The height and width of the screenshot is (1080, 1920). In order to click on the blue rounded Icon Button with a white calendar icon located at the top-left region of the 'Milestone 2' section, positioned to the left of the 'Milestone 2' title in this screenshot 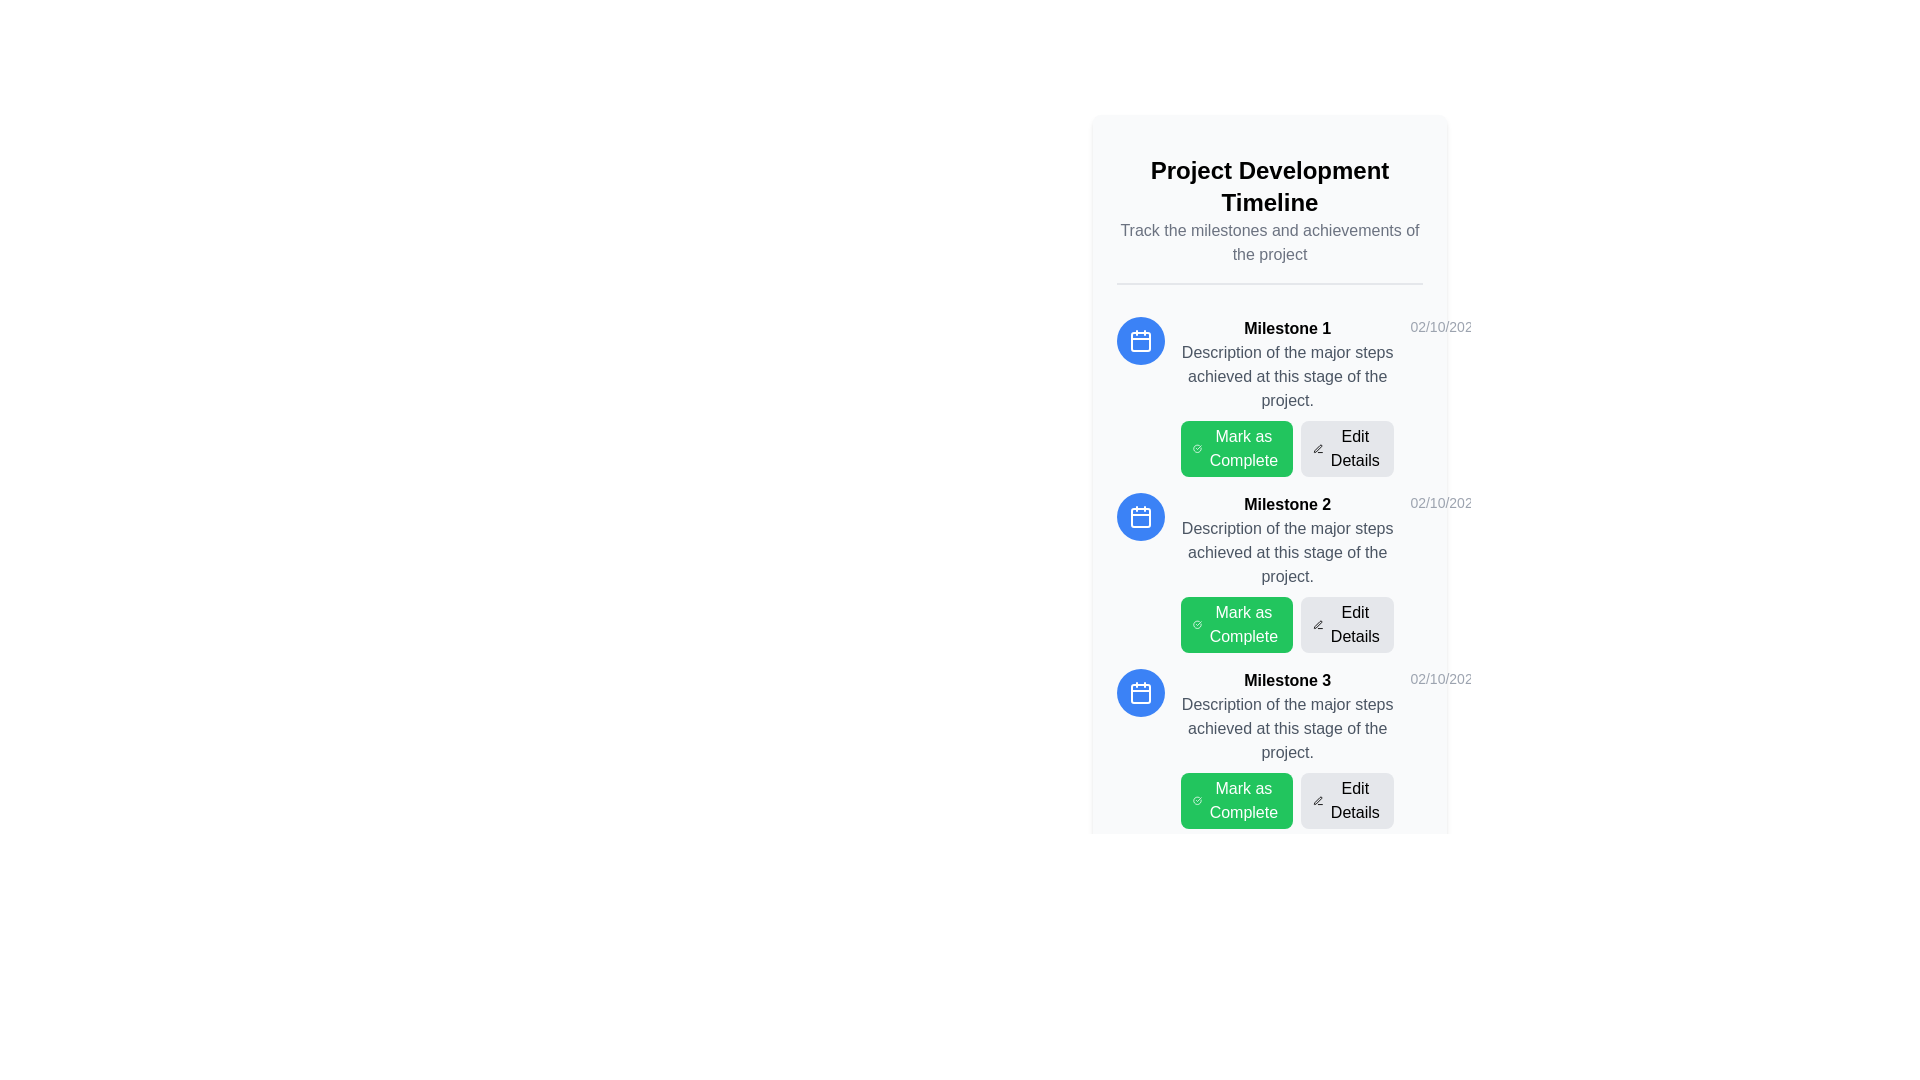, I will do `click(1141, 515)`.